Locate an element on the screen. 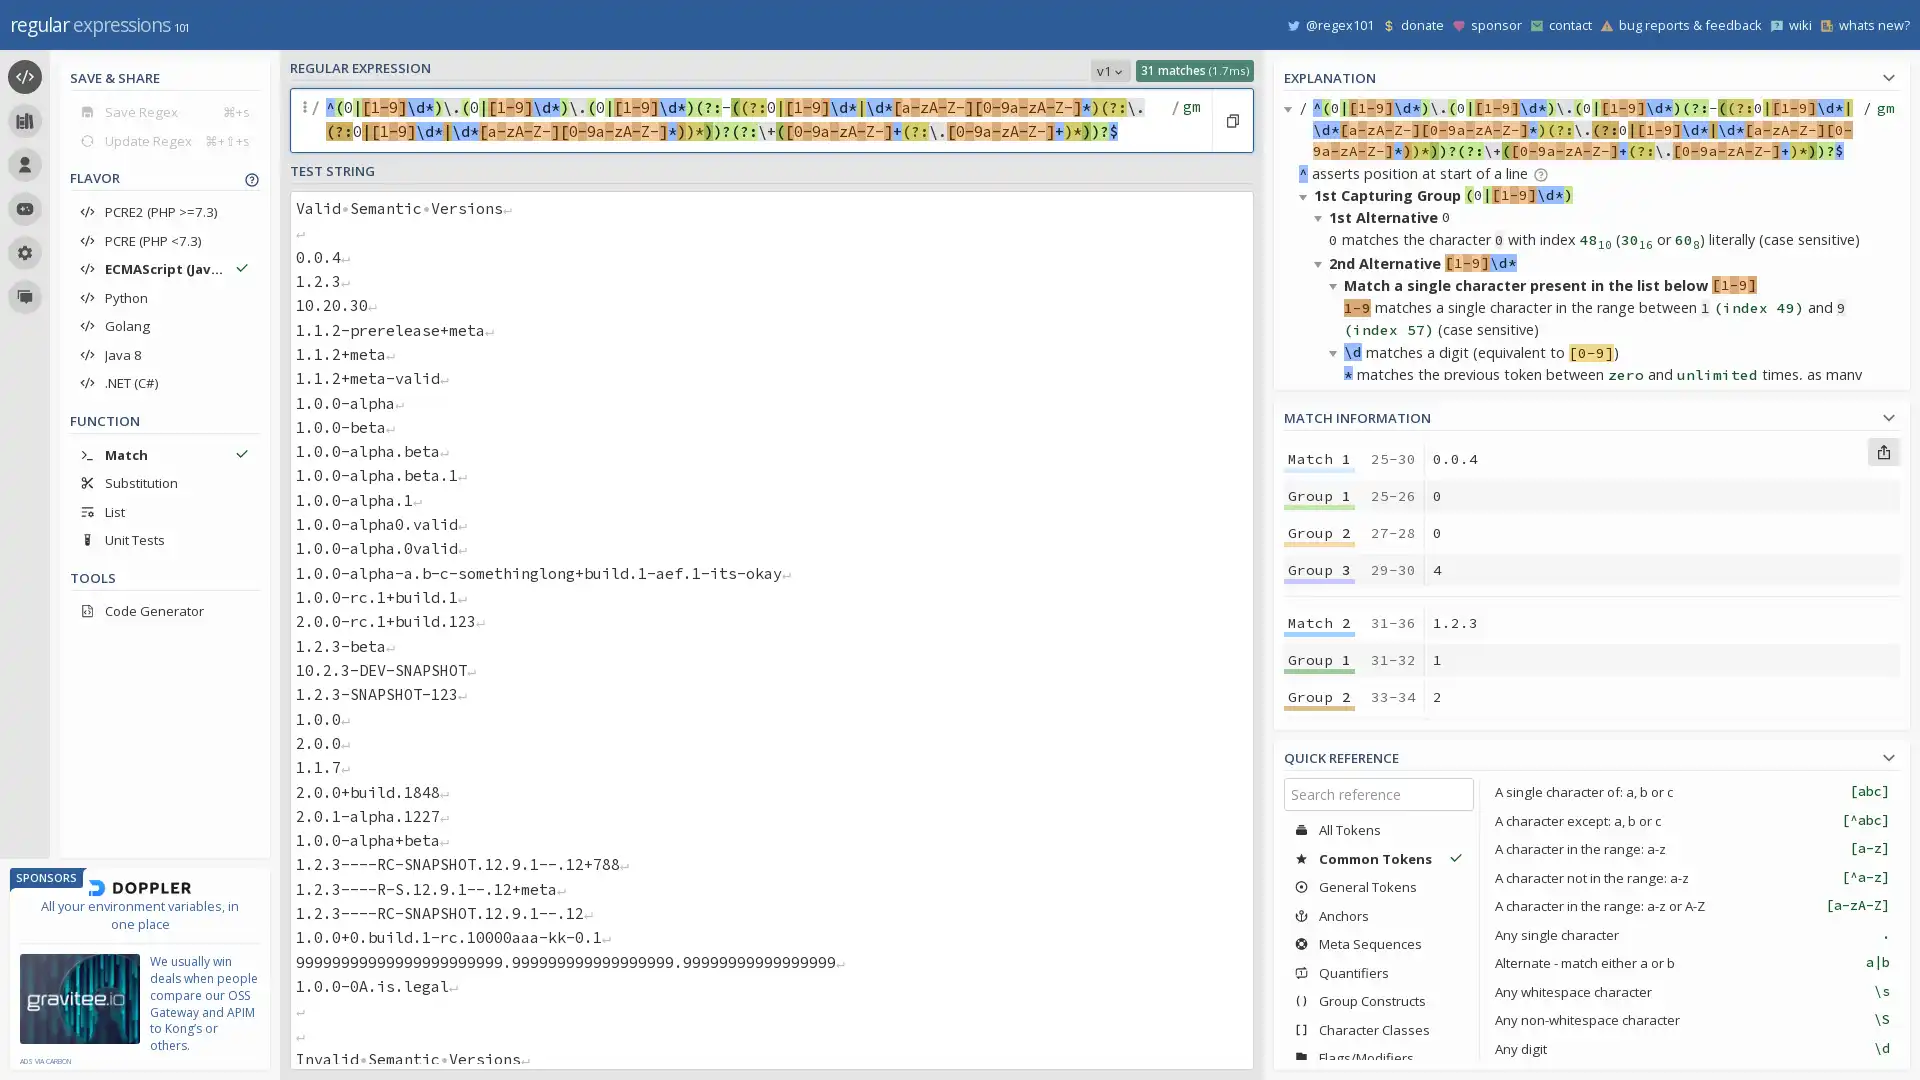  Collapse Subtree is located at coordinates (1291, 108).